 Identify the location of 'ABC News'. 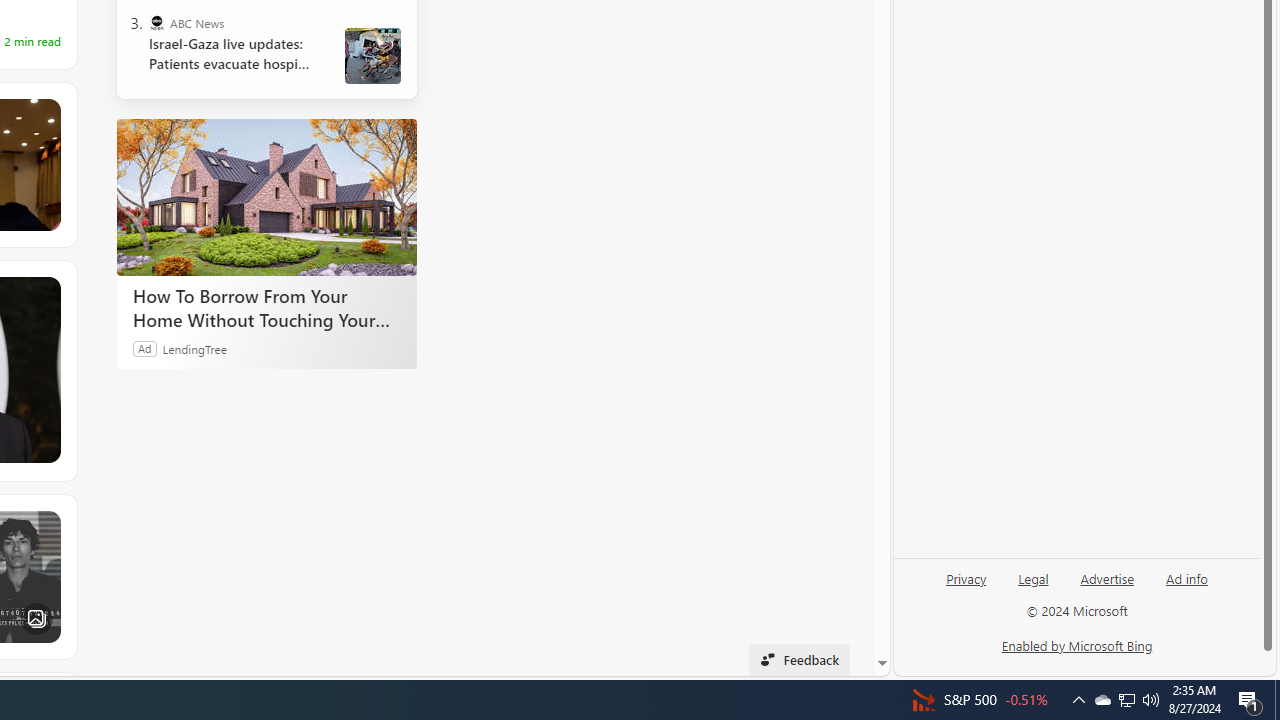
(155, 23).